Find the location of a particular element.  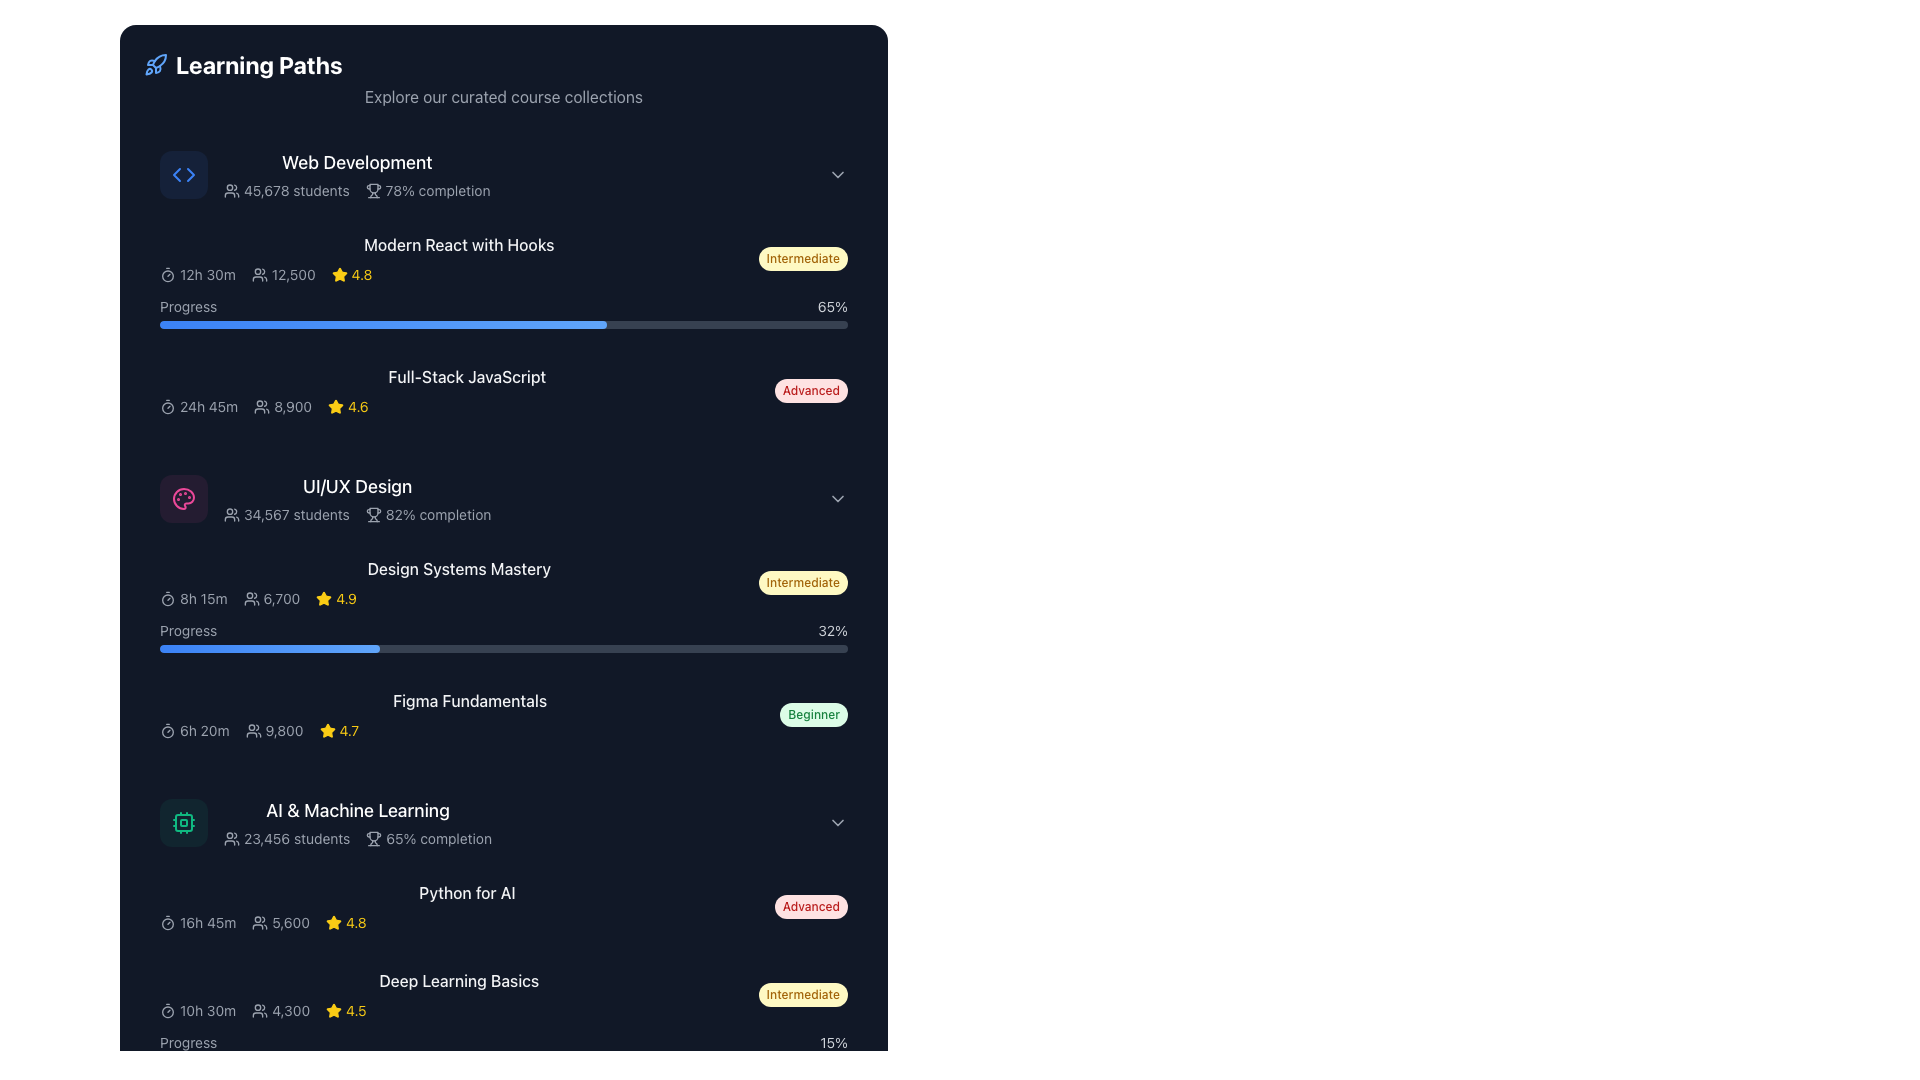

Progress indicator (progress bar segment) which is a horizontal bar with rounded edges, styled with a gradient color transitioning from darker to lighter blue, located below the 'Design Systems Mastery' section in a UI/UX course card for debugging purposes is located at coordinates (269, 648).